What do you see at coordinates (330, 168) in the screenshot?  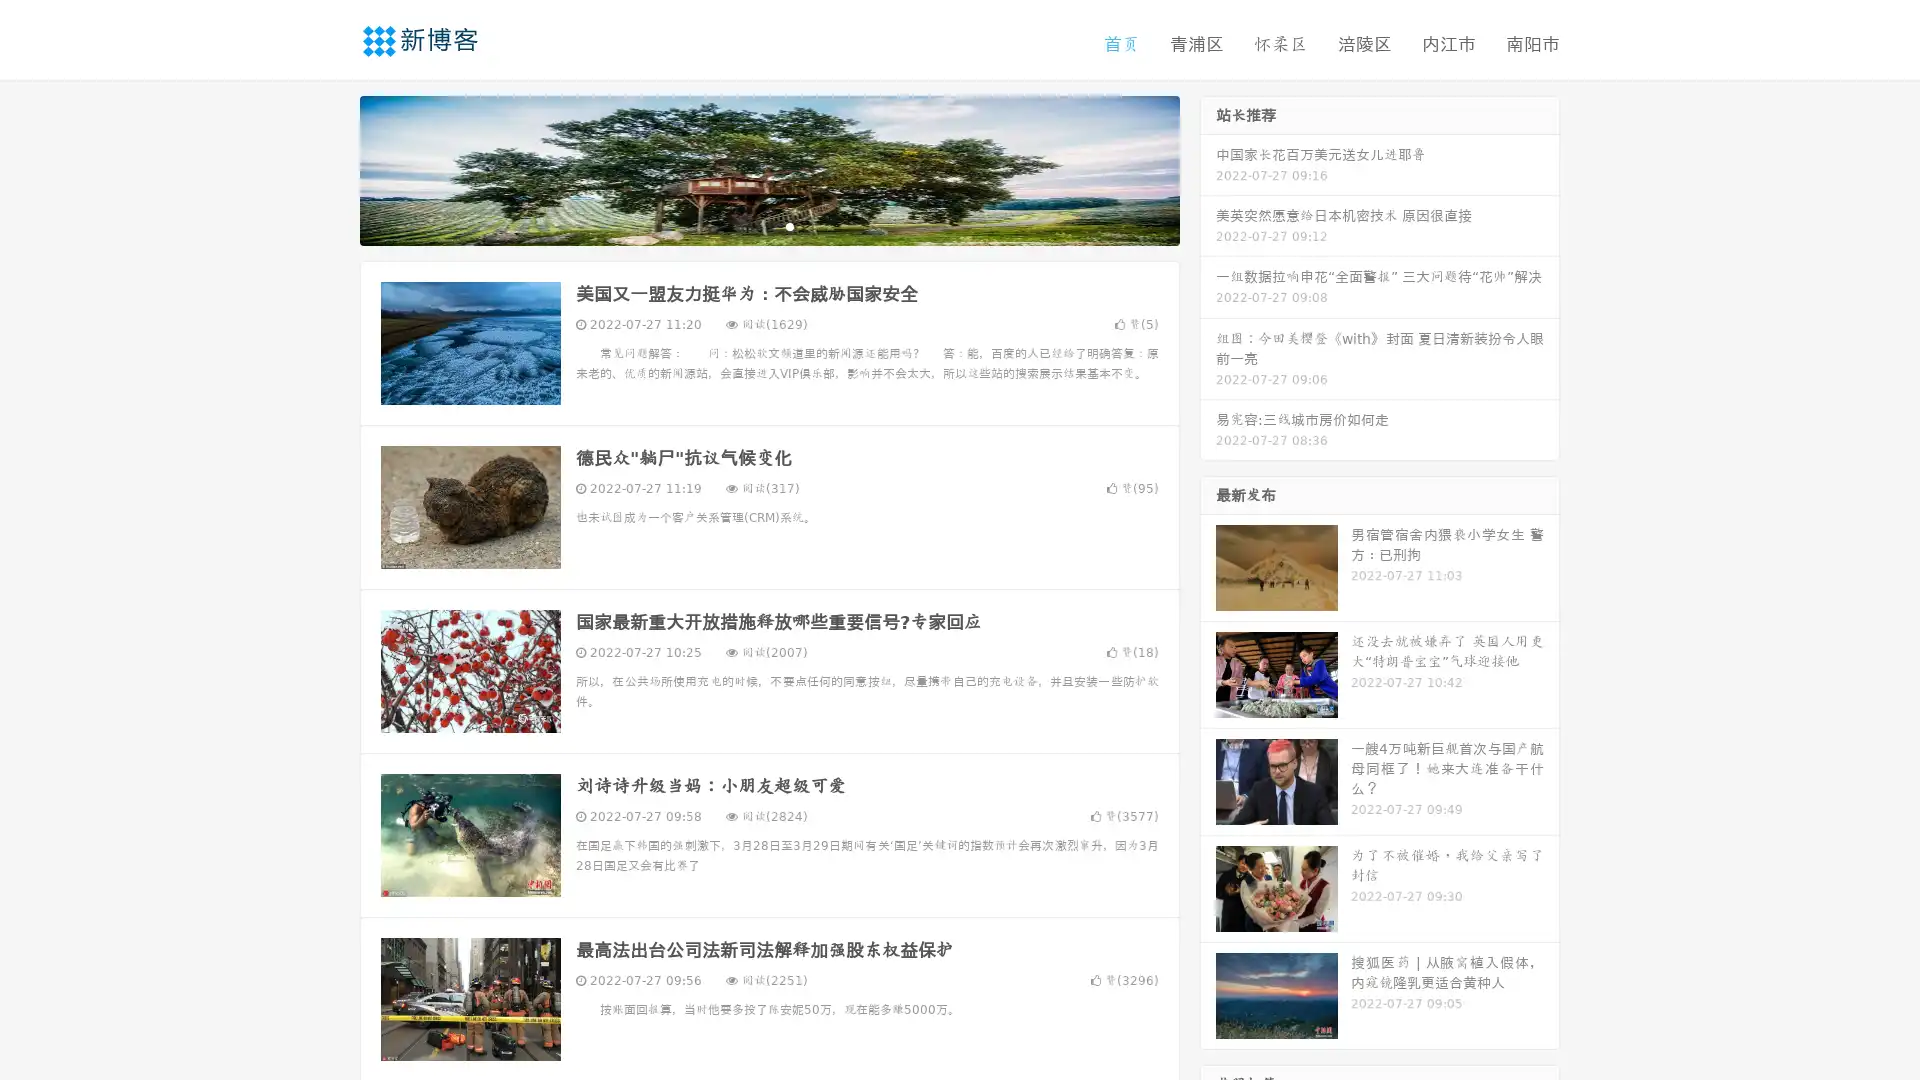 I see `Previous slide` at bounding box center [330, 168].